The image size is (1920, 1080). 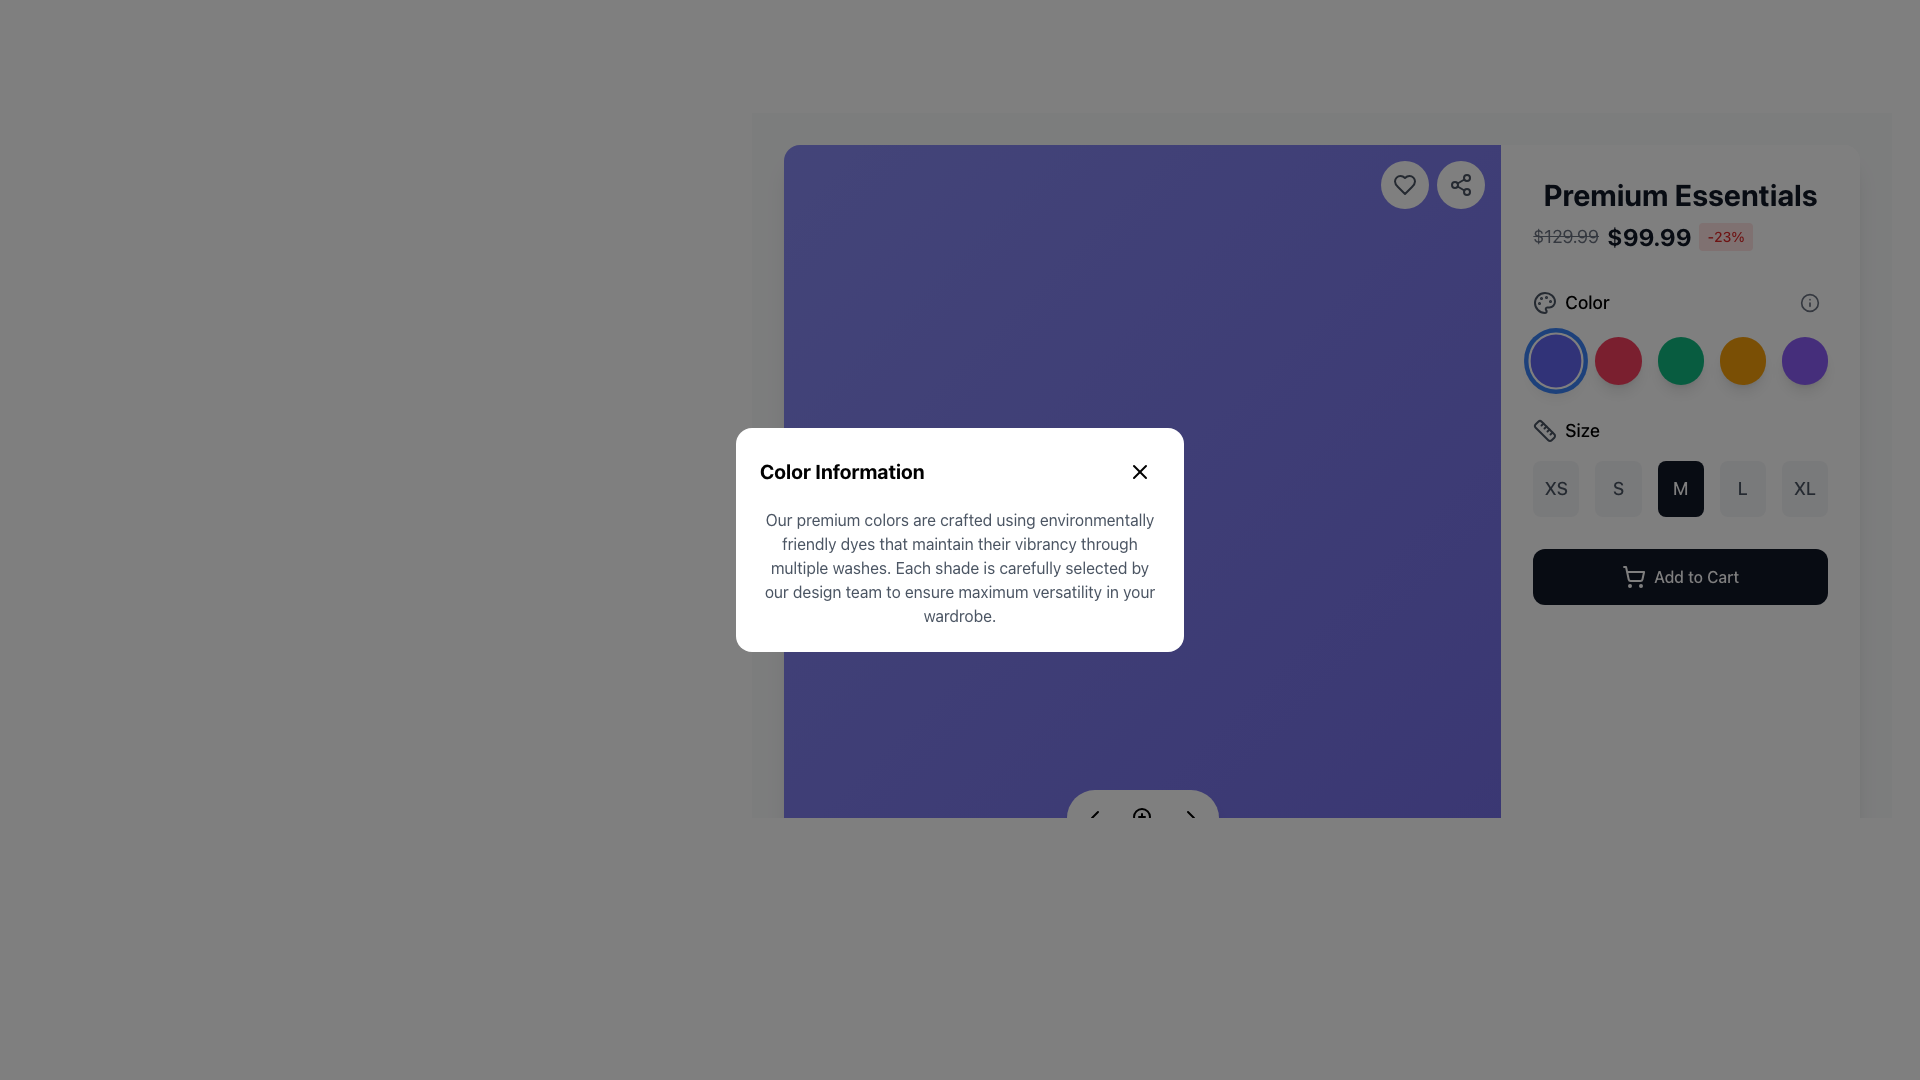 I want to click on the third color selection button for green color option located below the 'Color' section title, so click(x=1680, y=334).